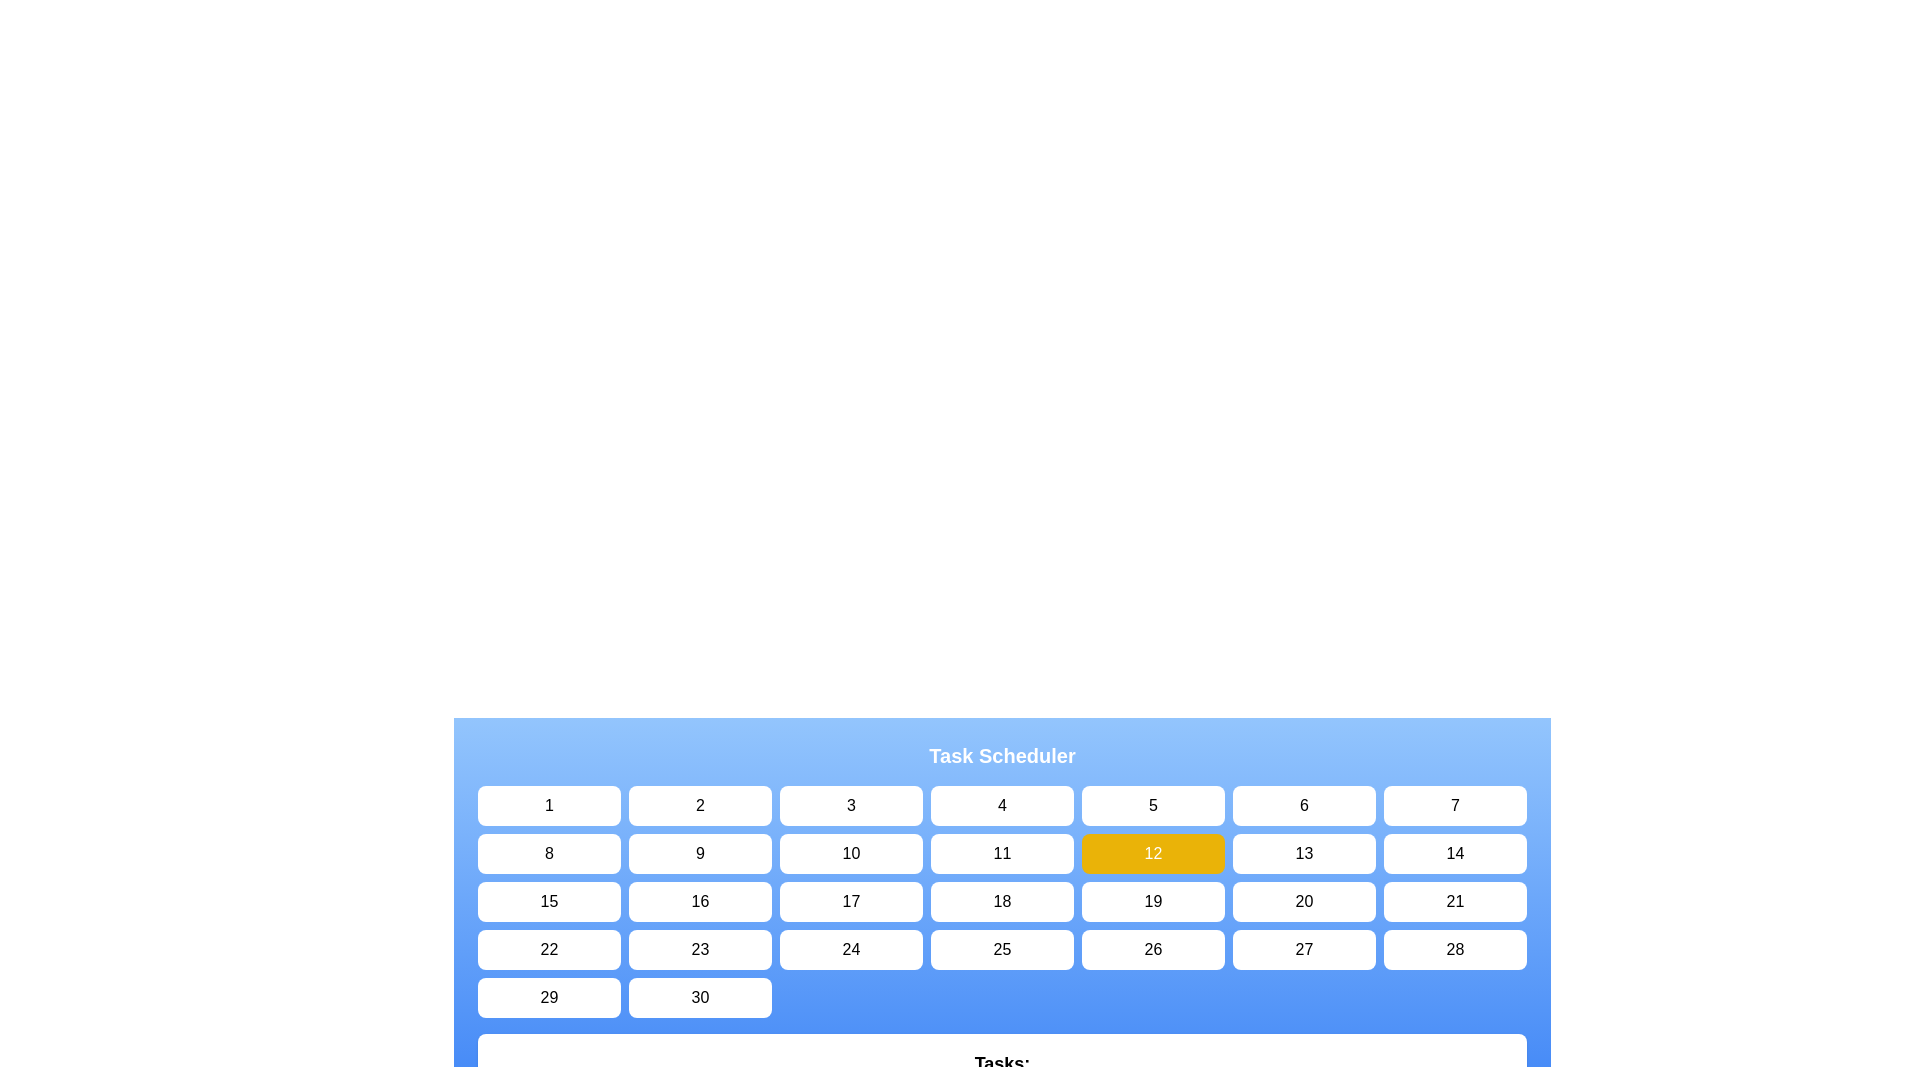  I want to click on the button labeled '2' in the grid layout, so click(700, 805).